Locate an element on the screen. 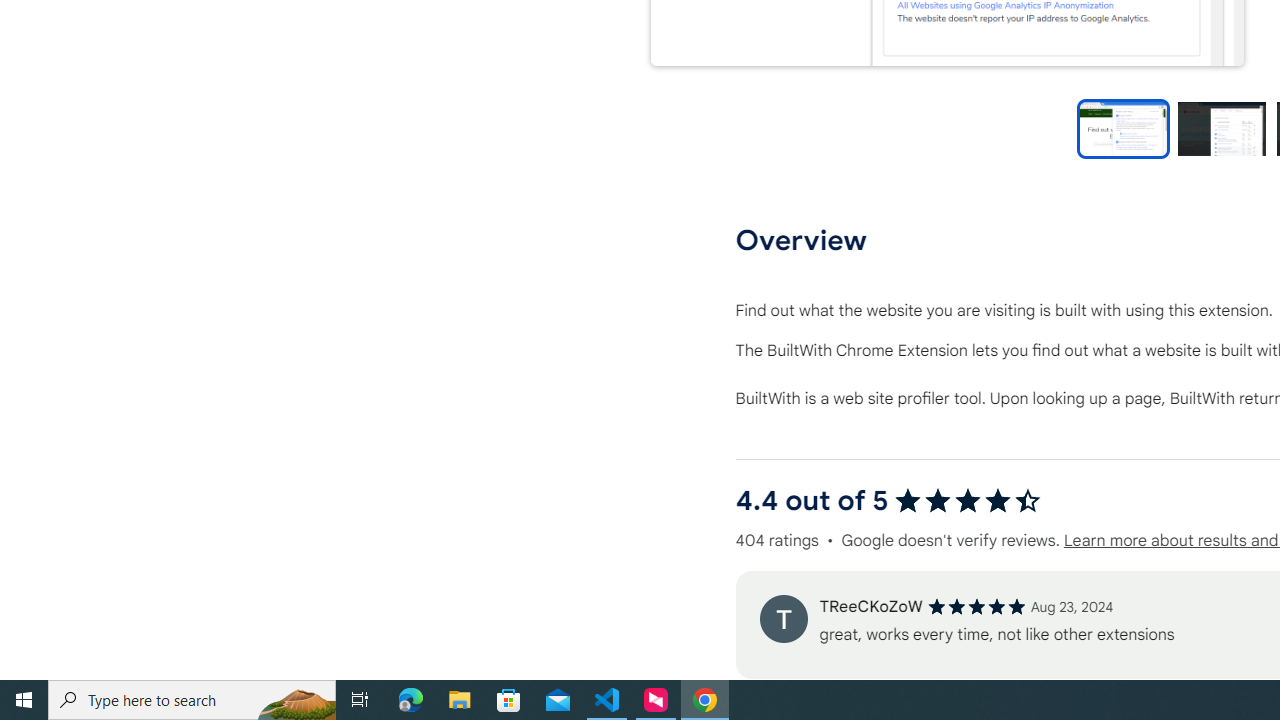 The width and height of the screenshot is (1280, 720). 'Search highlights icon opens search home window' is located at coordinates (294, 698).